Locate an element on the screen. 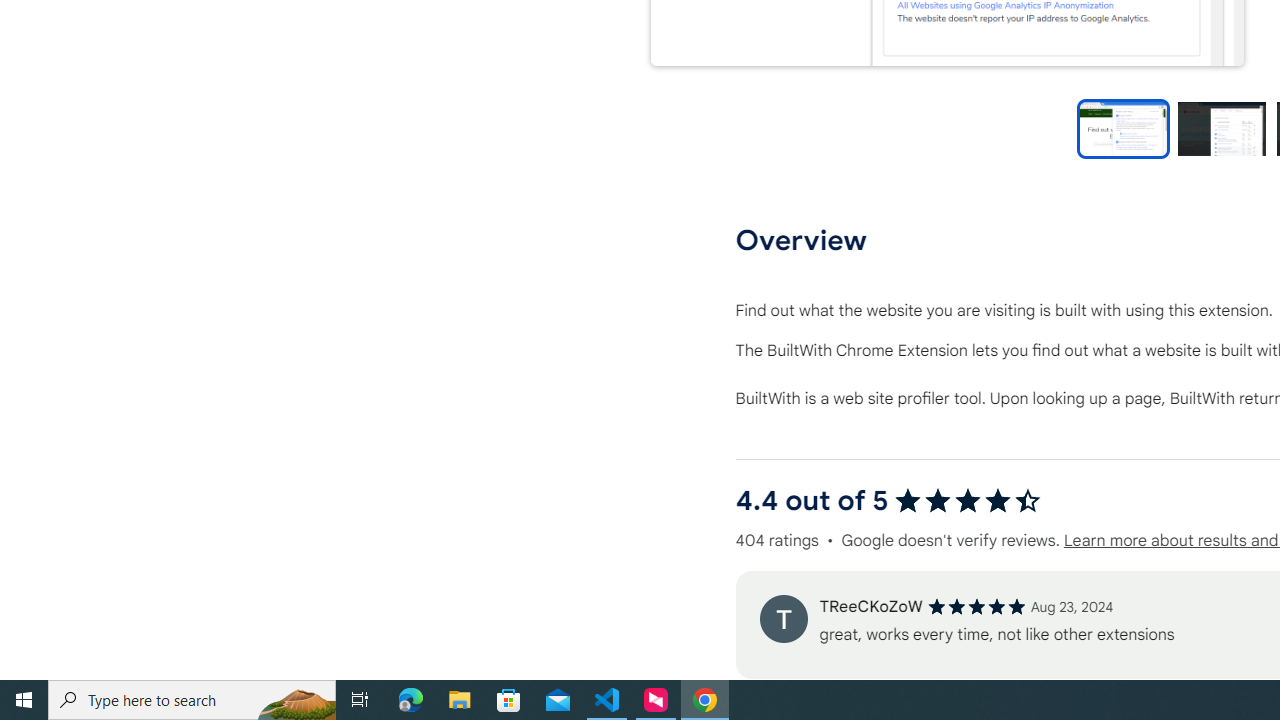 The width and height of the screenshot is (1280, 720). 'Search highlights icon opens search home window' is located at coordinates (294, 698).